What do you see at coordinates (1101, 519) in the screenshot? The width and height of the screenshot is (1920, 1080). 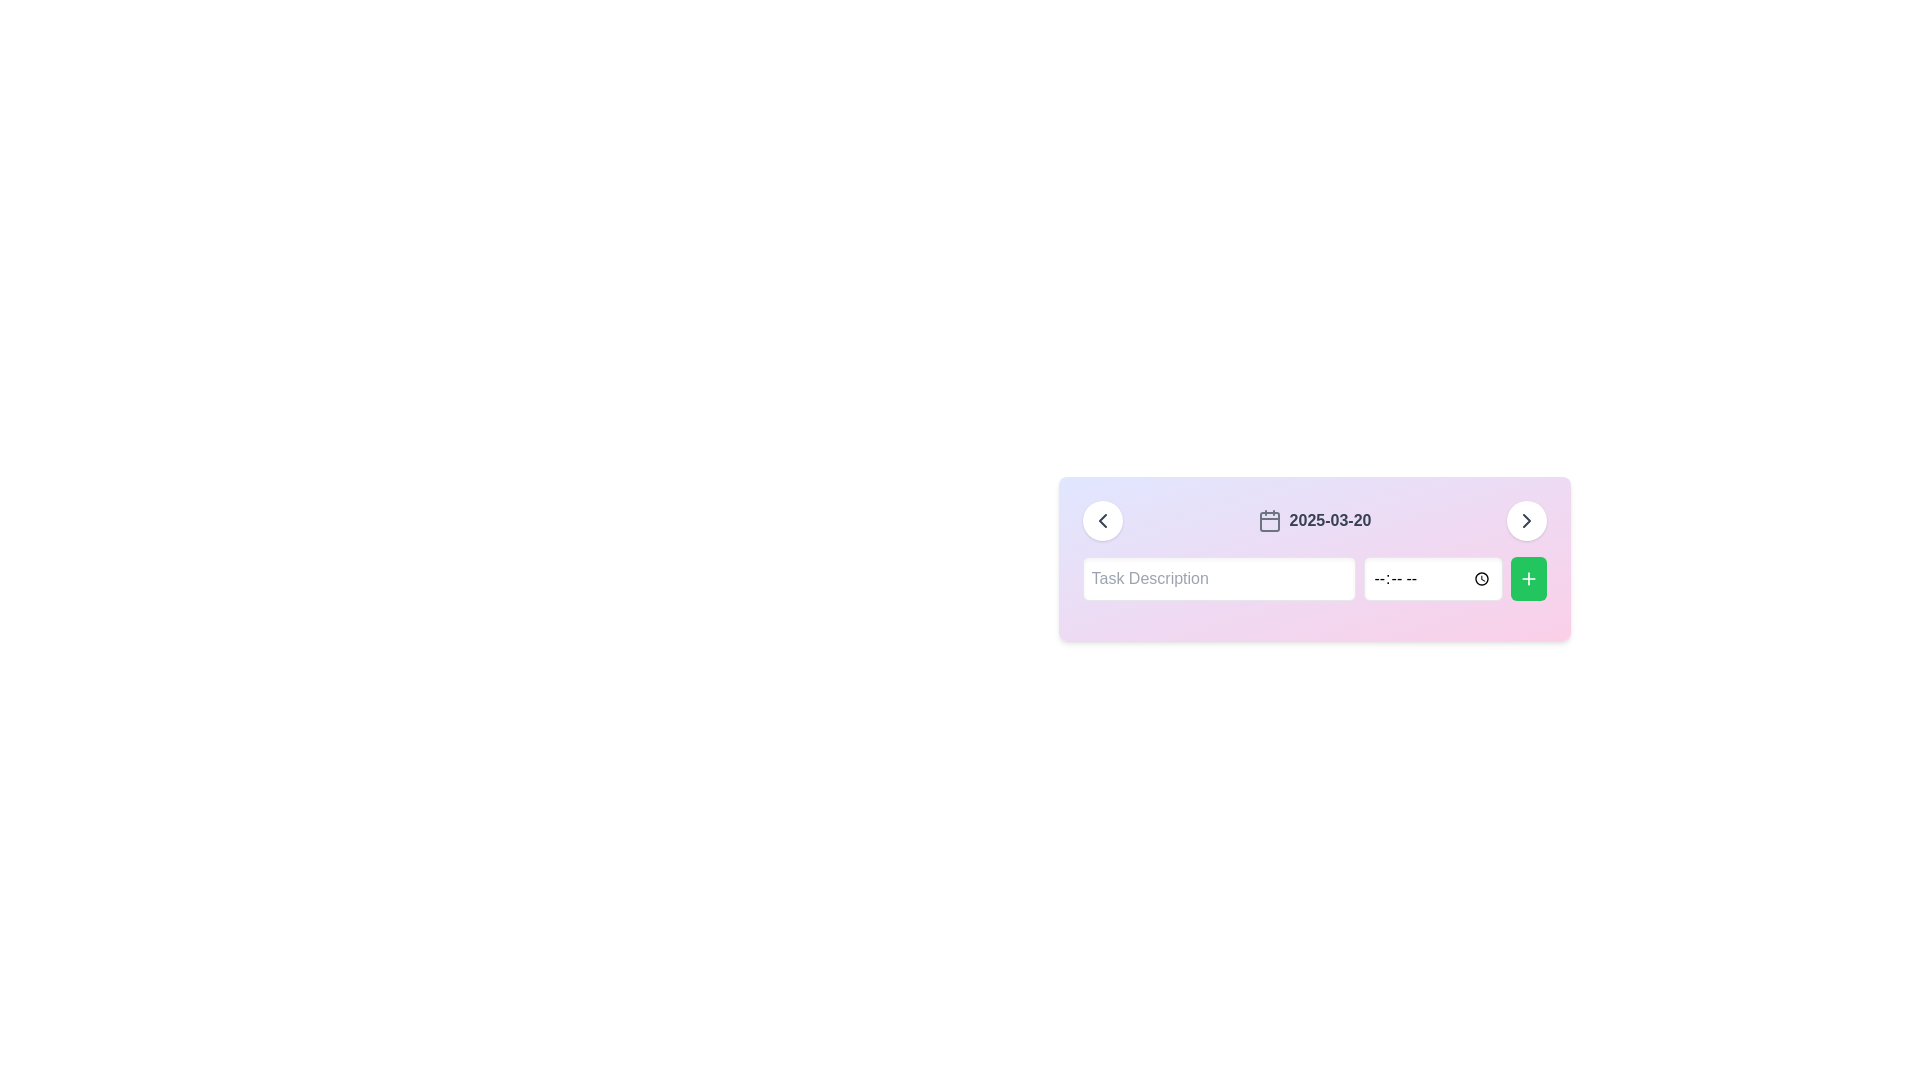 I see `the left-facing chevron icon which is part of a circular button located at the leftmost side of the task input panel` at bounding box center [1101, 519].